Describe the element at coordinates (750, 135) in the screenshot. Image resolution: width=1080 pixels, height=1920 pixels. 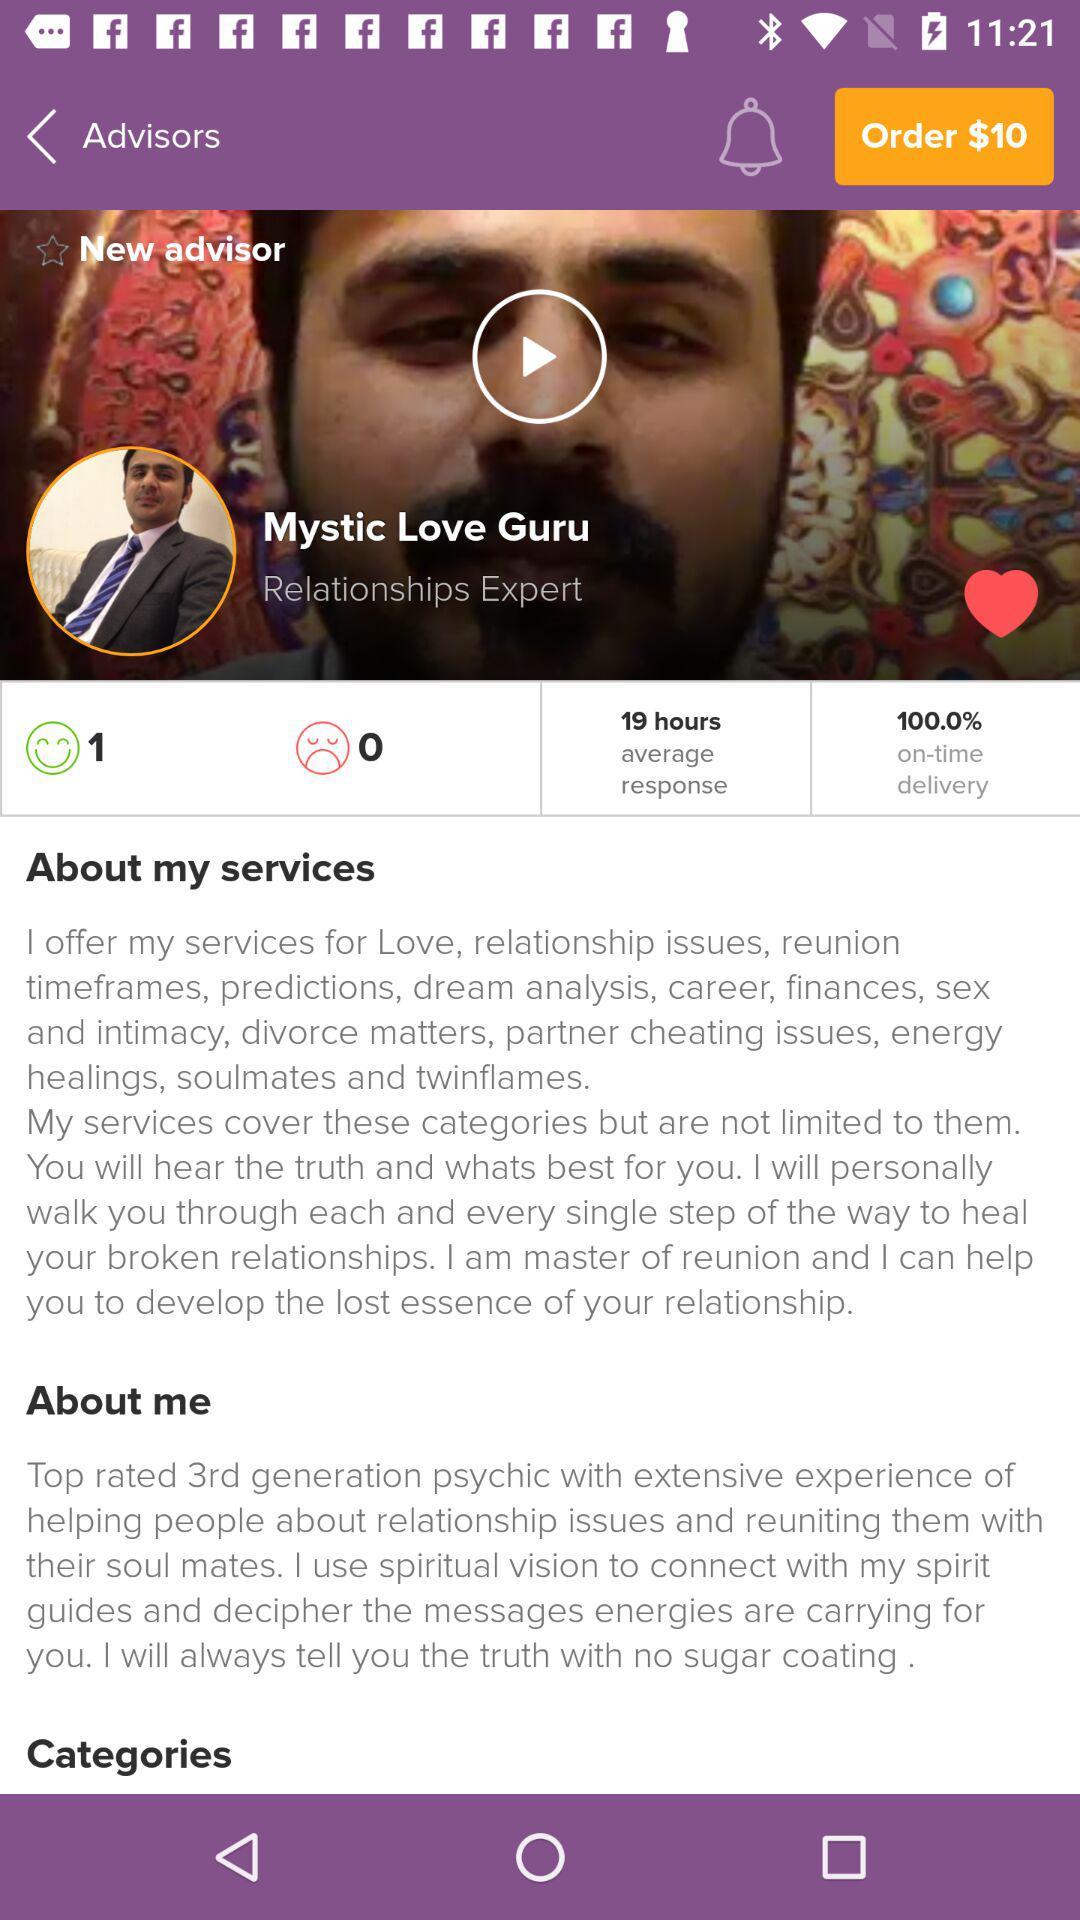
I see `the icon next to advisors item` at that location.